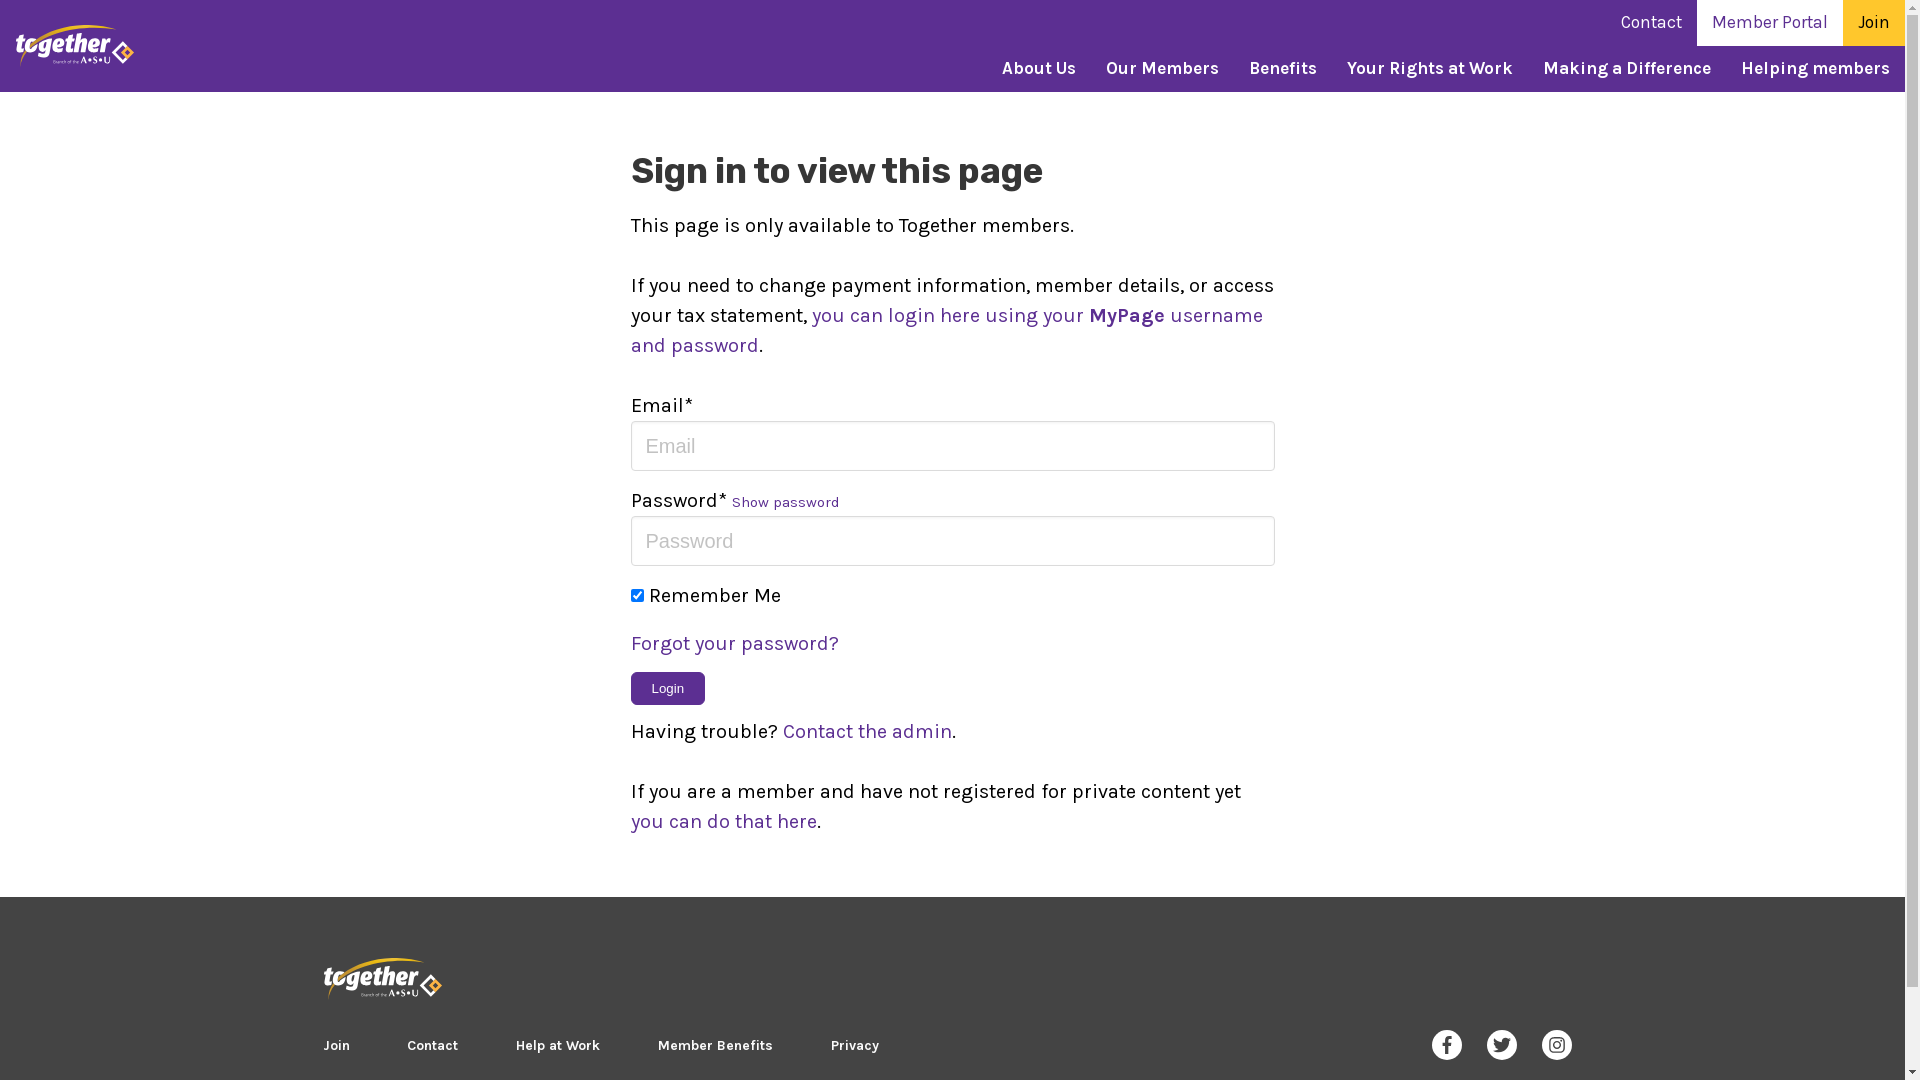  I want to click on 'Helping members', so click(1815, 68).